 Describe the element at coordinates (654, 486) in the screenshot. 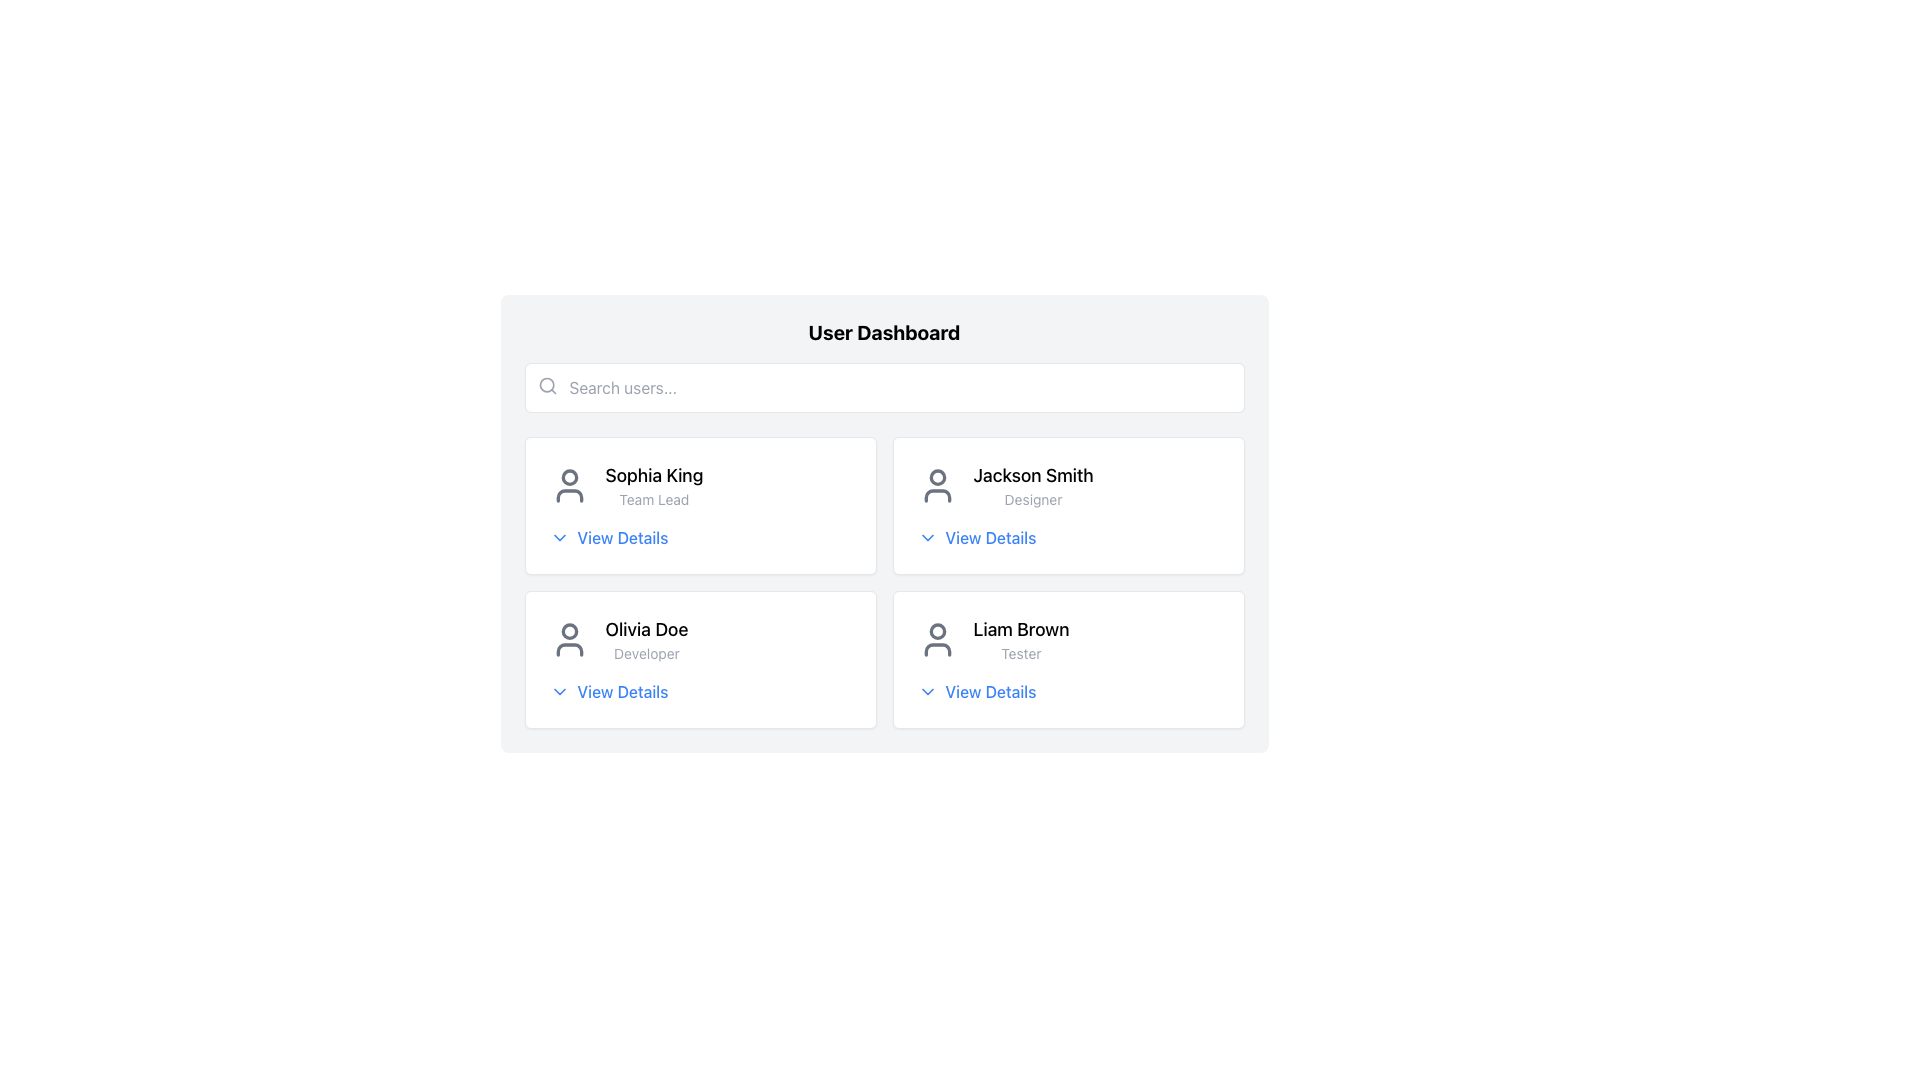

I see `the Text Display that shows the name and title of the user, located on the left side within the first card of the grid layout, under the user icon and above the 'View Details' link` at that location.